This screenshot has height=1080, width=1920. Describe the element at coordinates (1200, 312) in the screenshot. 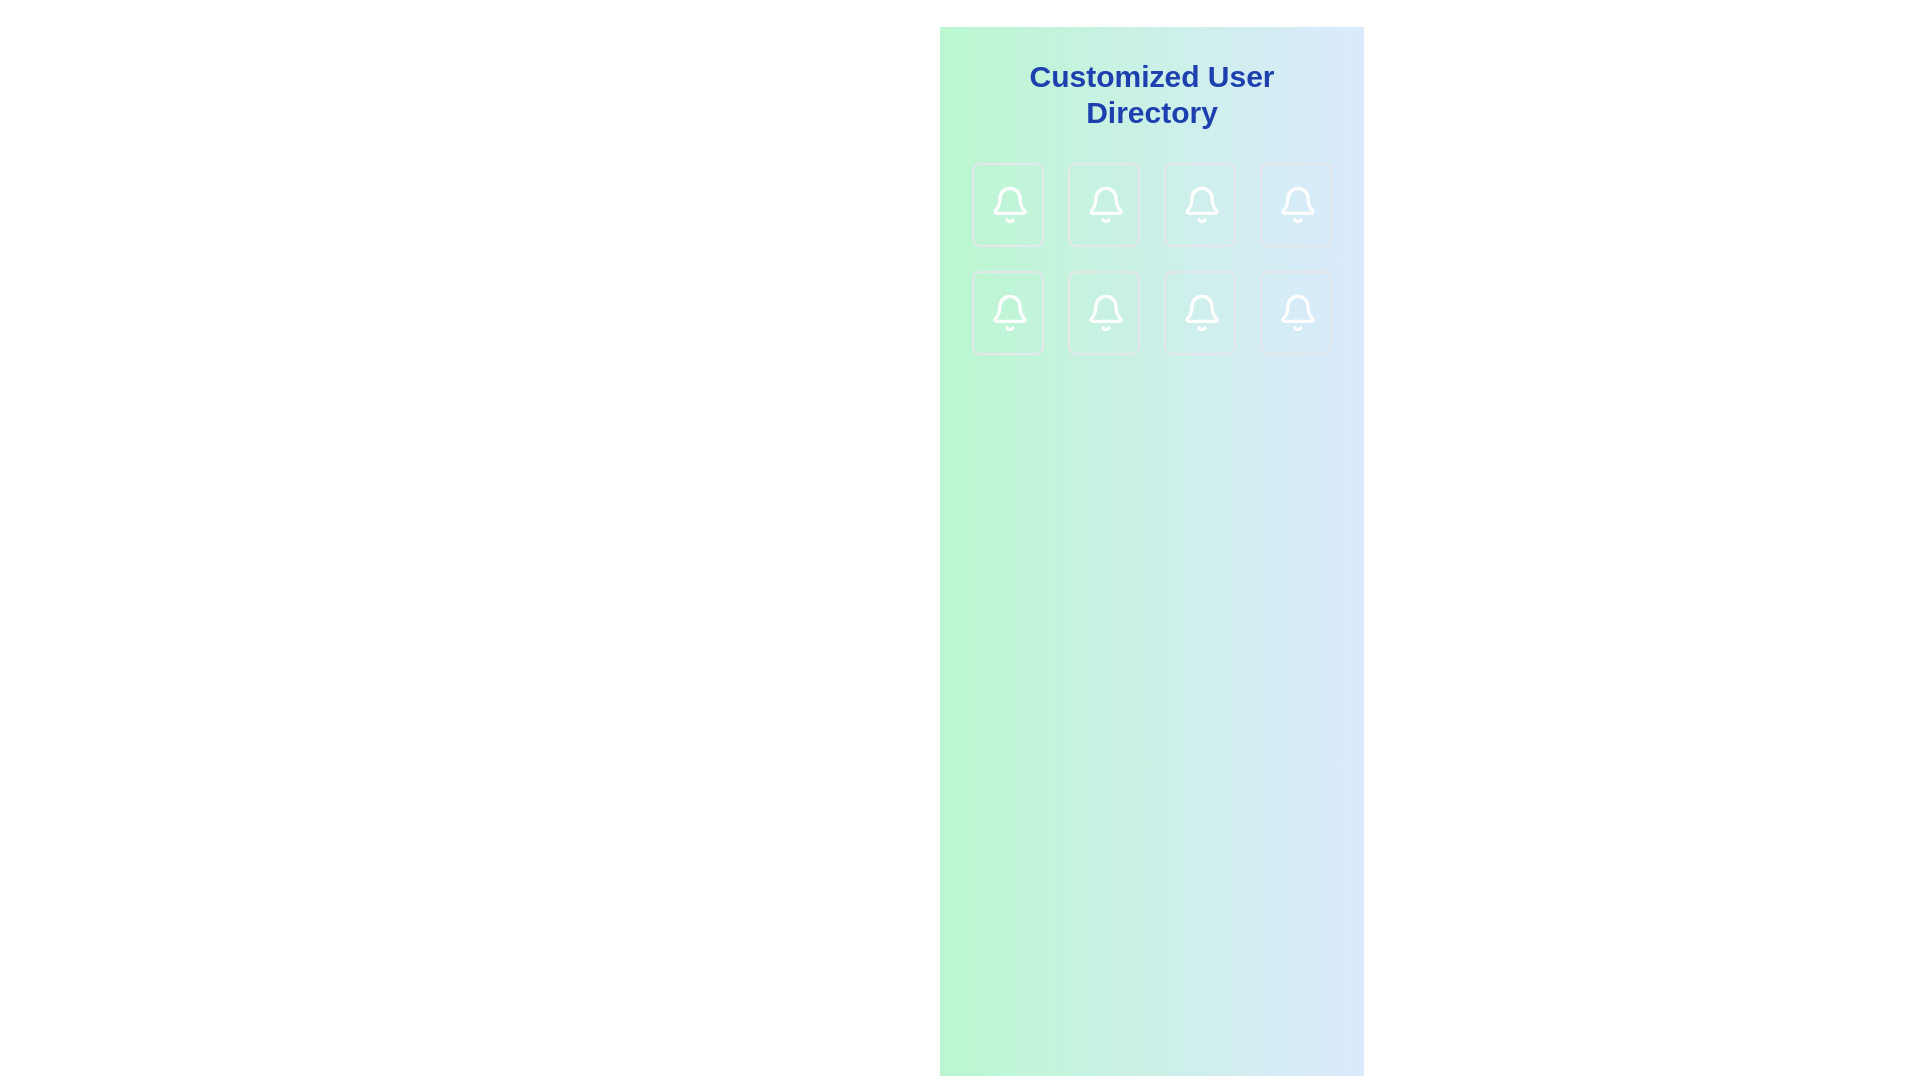

I see `the second bell-shaped icon` at that location.